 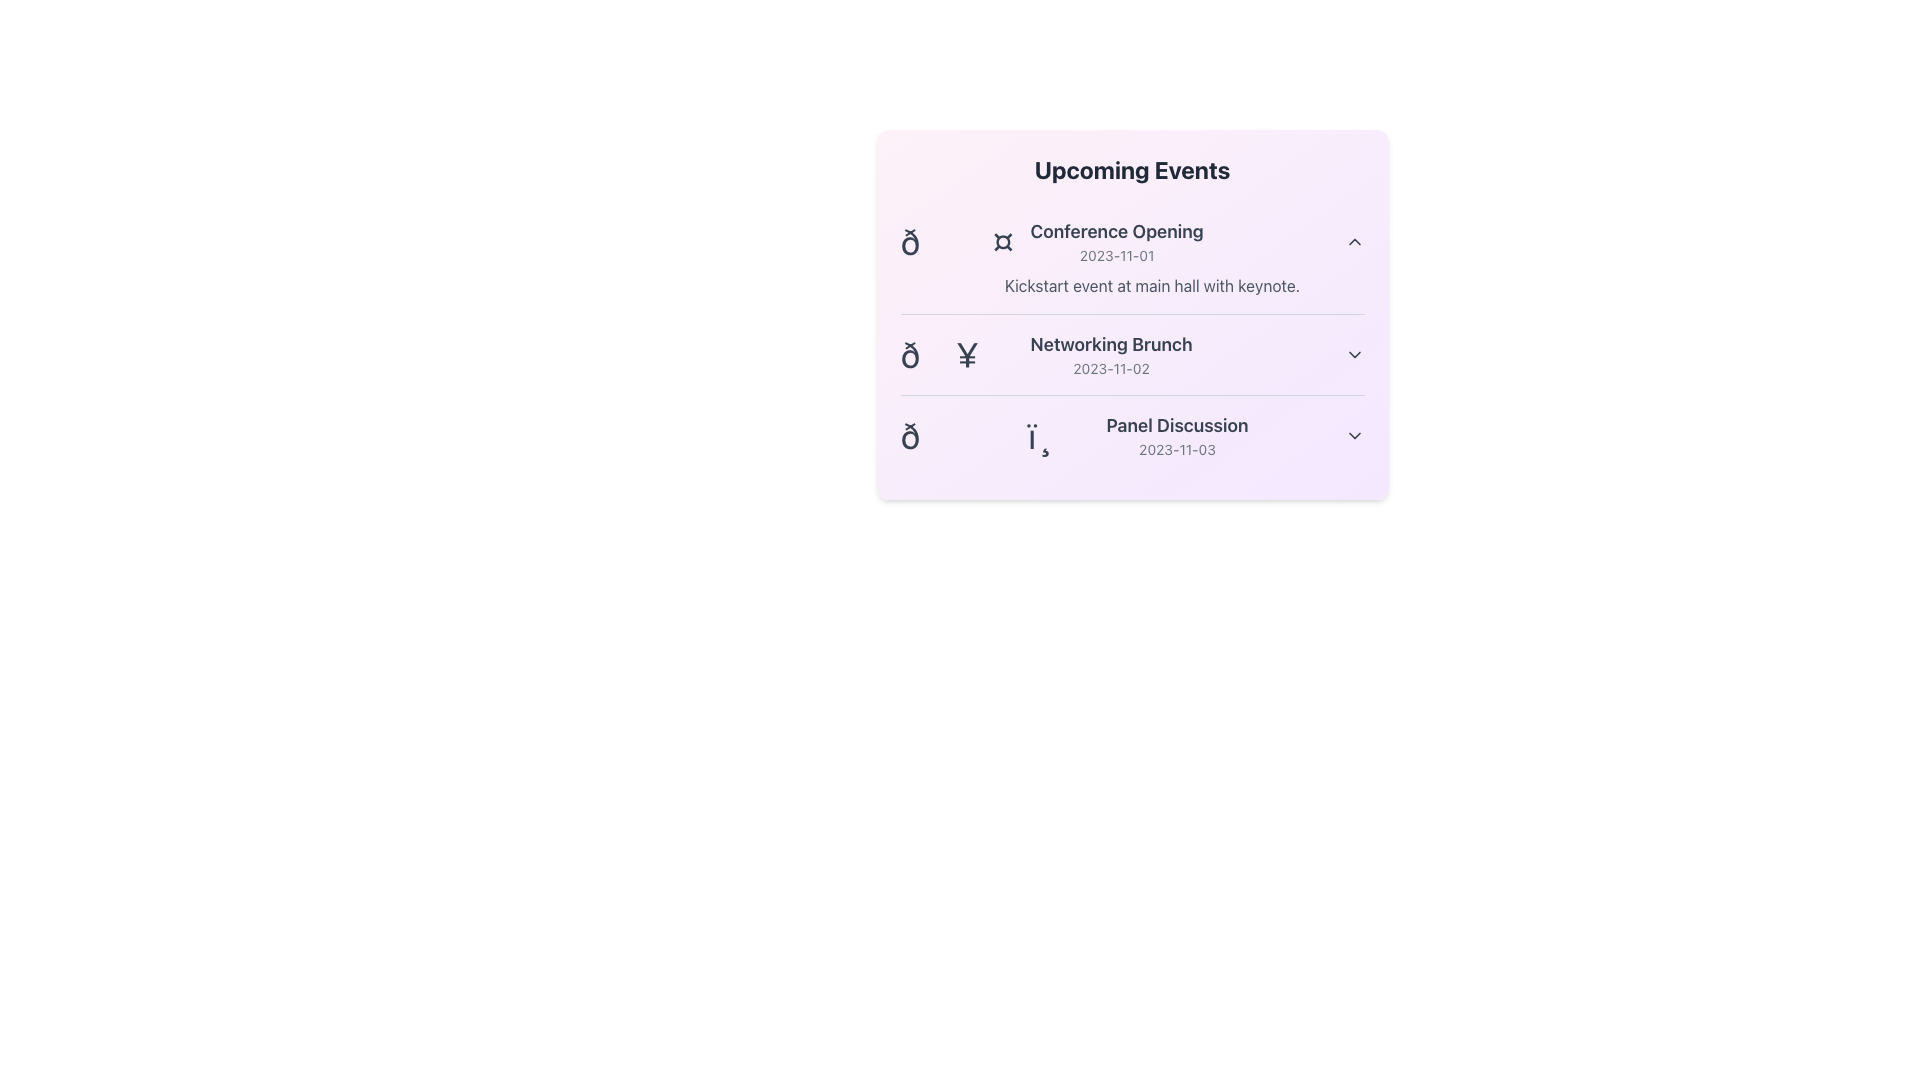 What do you see at coordinates (956, 353) in the screenshot?
I see `the bold and large yen currency symbol ('¥') located to the right of the preceding icon in the 'Networking Brunch' event row` at bounding box center [956, 353].